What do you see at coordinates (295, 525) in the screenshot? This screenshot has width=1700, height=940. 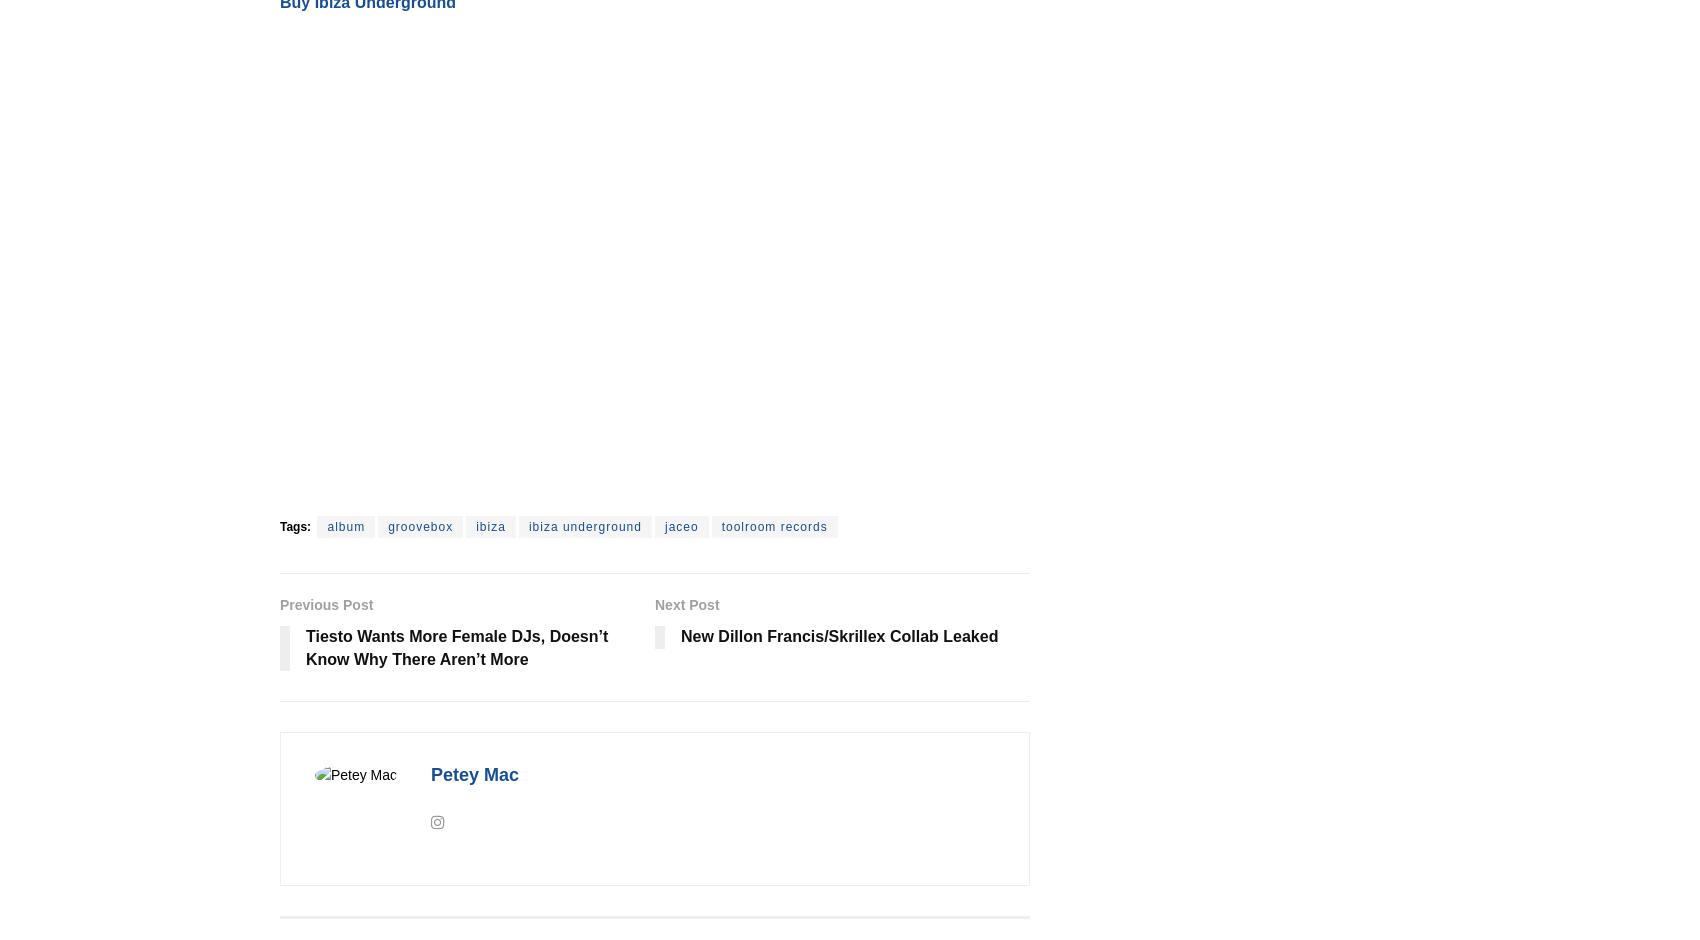 I see `'Tags:'` at bounding box center [295, 525].